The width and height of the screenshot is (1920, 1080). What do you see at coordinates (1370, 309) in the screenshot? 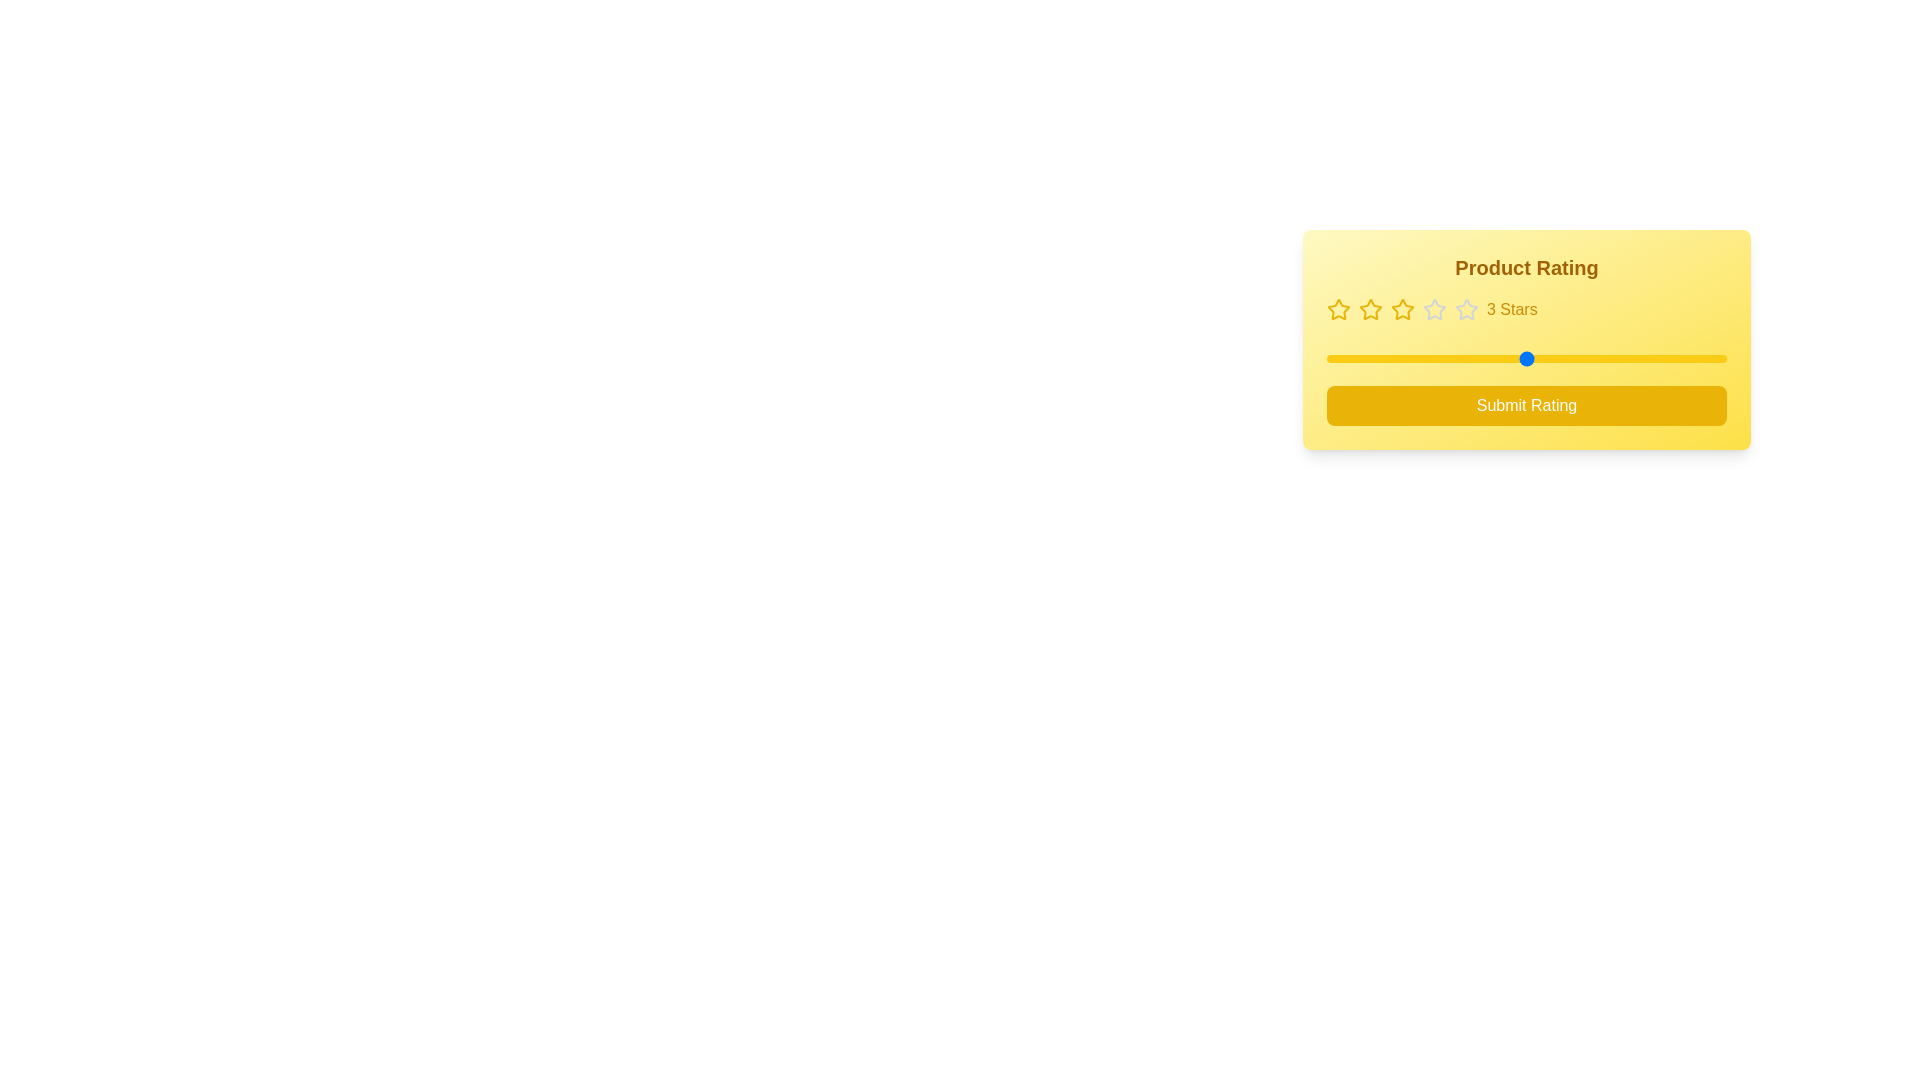
I see `the filled yellow star icon, which is the second star in a row of five under the 'Product Rating' heading` at bounding box center [1370, 309].